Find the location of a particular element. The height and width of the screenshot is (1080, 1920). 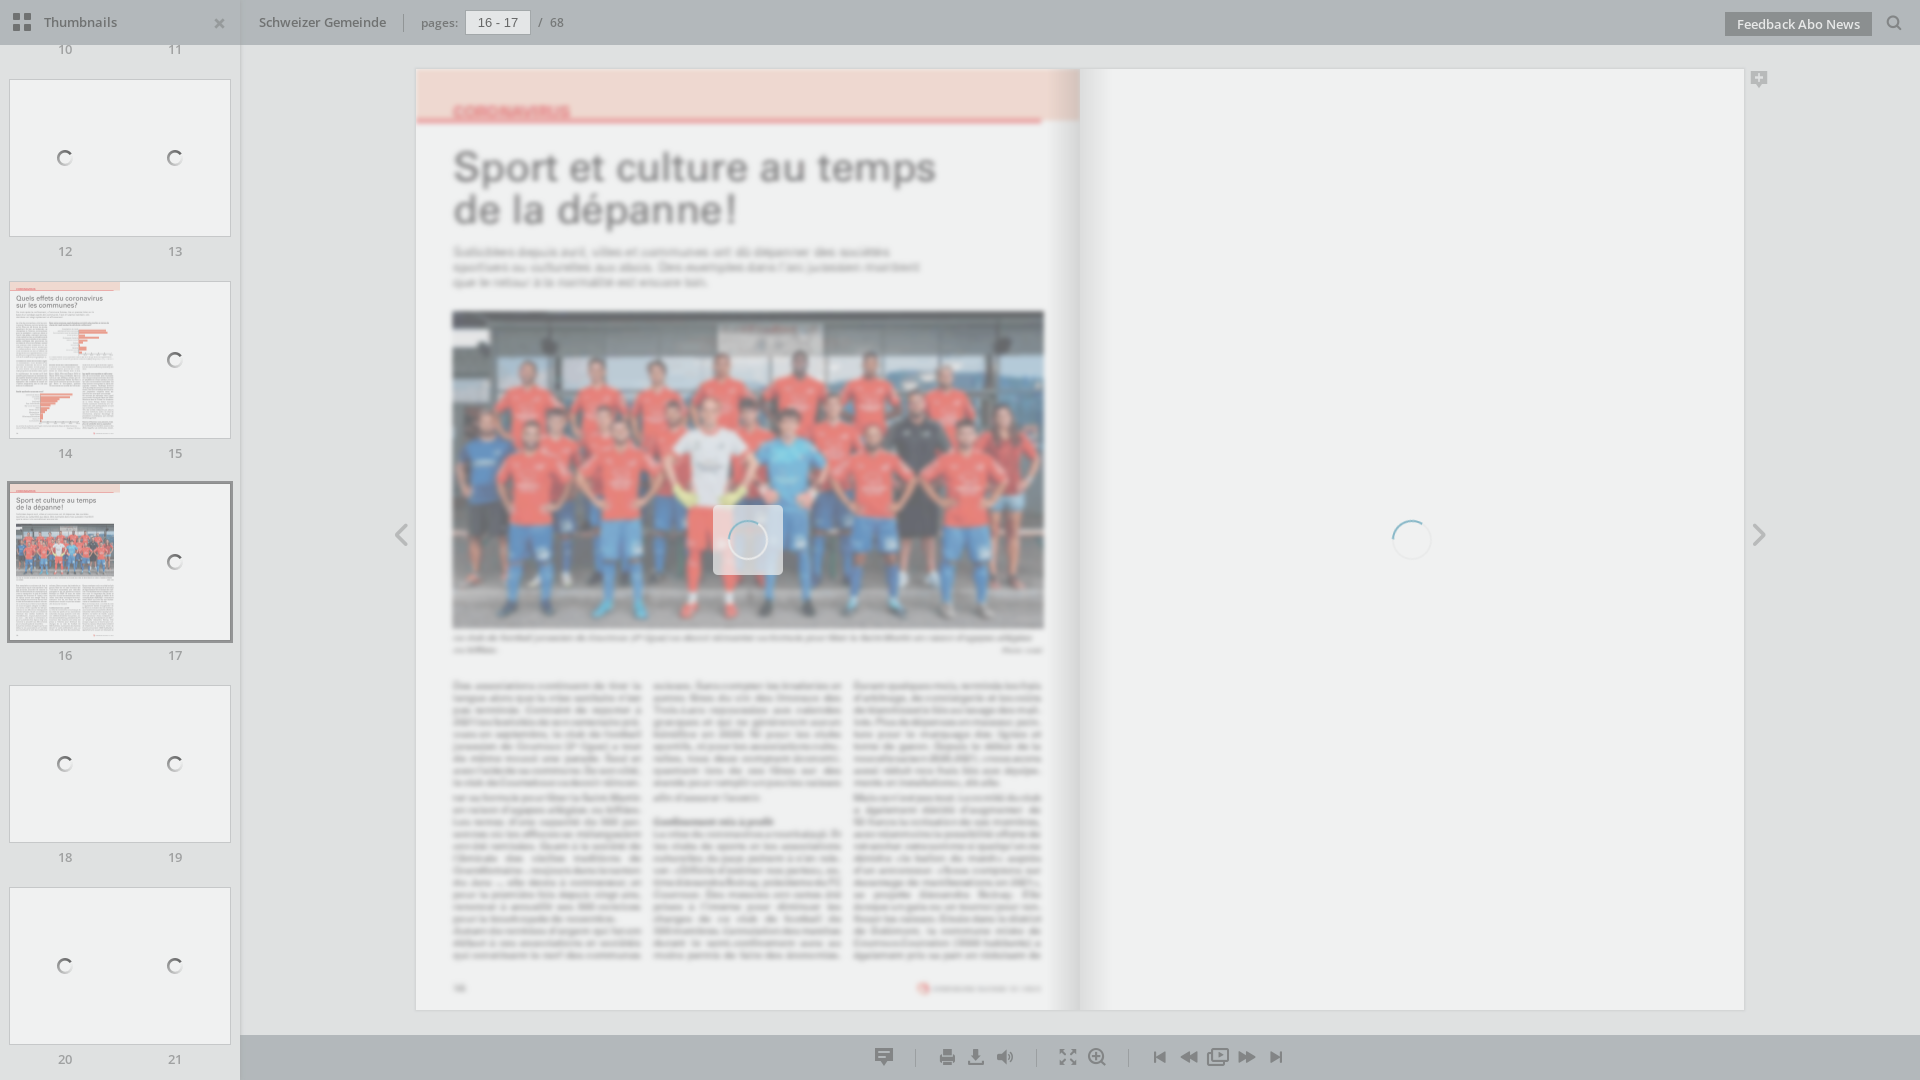

'Fullscreen' is located at coordinates (1067, 1056).